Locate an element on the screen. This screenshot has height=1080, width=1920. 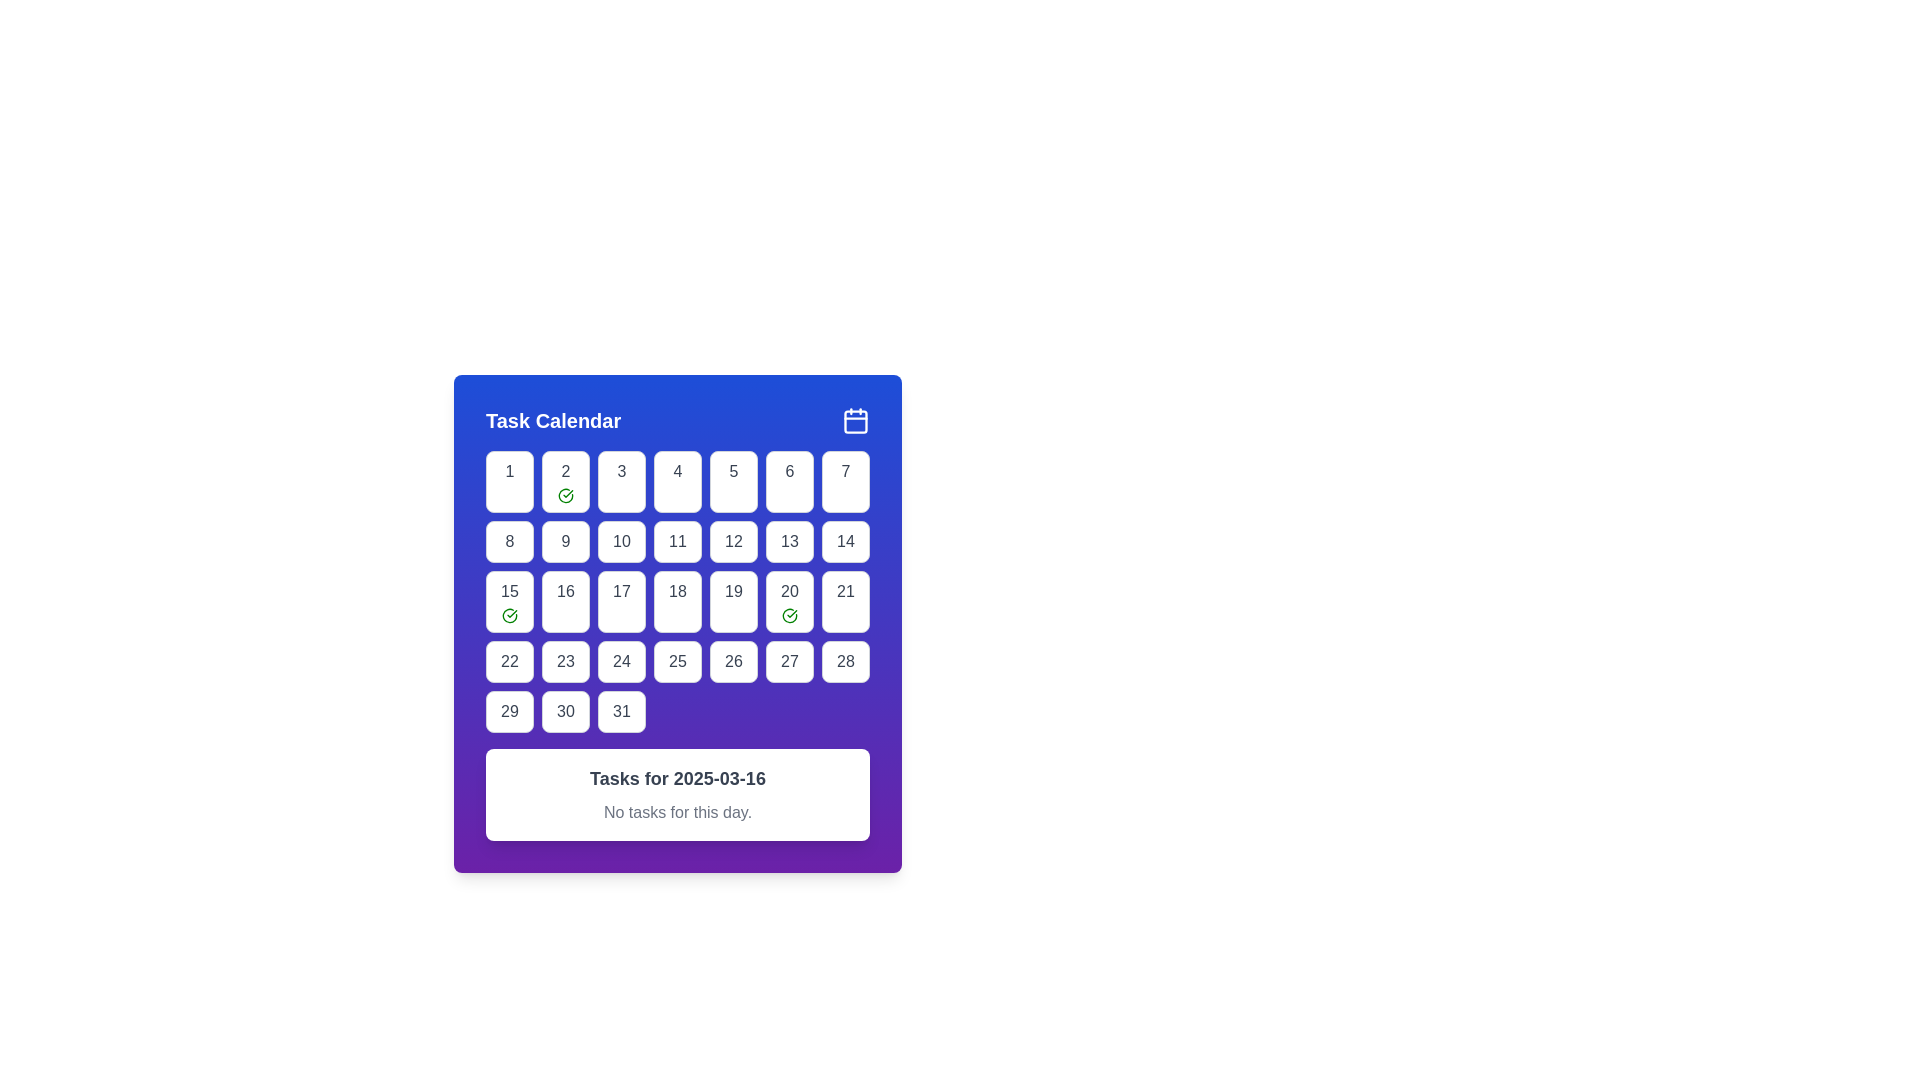
the text label displaying the number '19' inside the square button with rounded corners and gray border is located at coordinates (733, 590).